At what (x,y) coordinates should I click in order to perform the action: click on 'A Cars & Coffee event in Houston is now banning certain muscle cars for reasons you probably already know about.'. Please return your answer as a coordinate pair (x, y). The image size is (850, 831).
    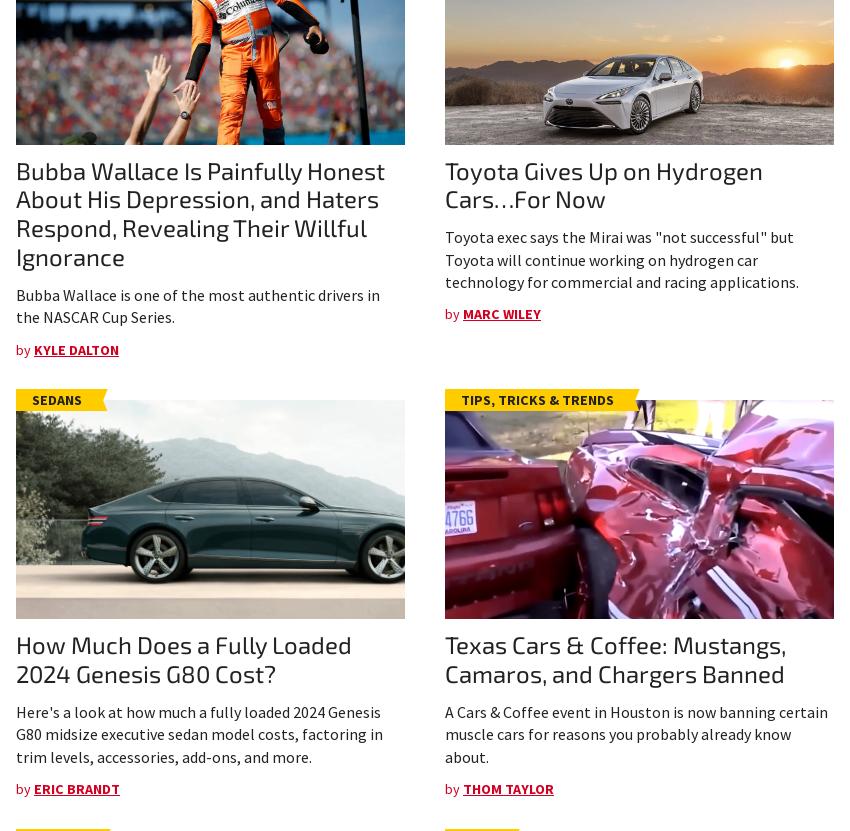
    Looking at the image, I should click on (635, 732).